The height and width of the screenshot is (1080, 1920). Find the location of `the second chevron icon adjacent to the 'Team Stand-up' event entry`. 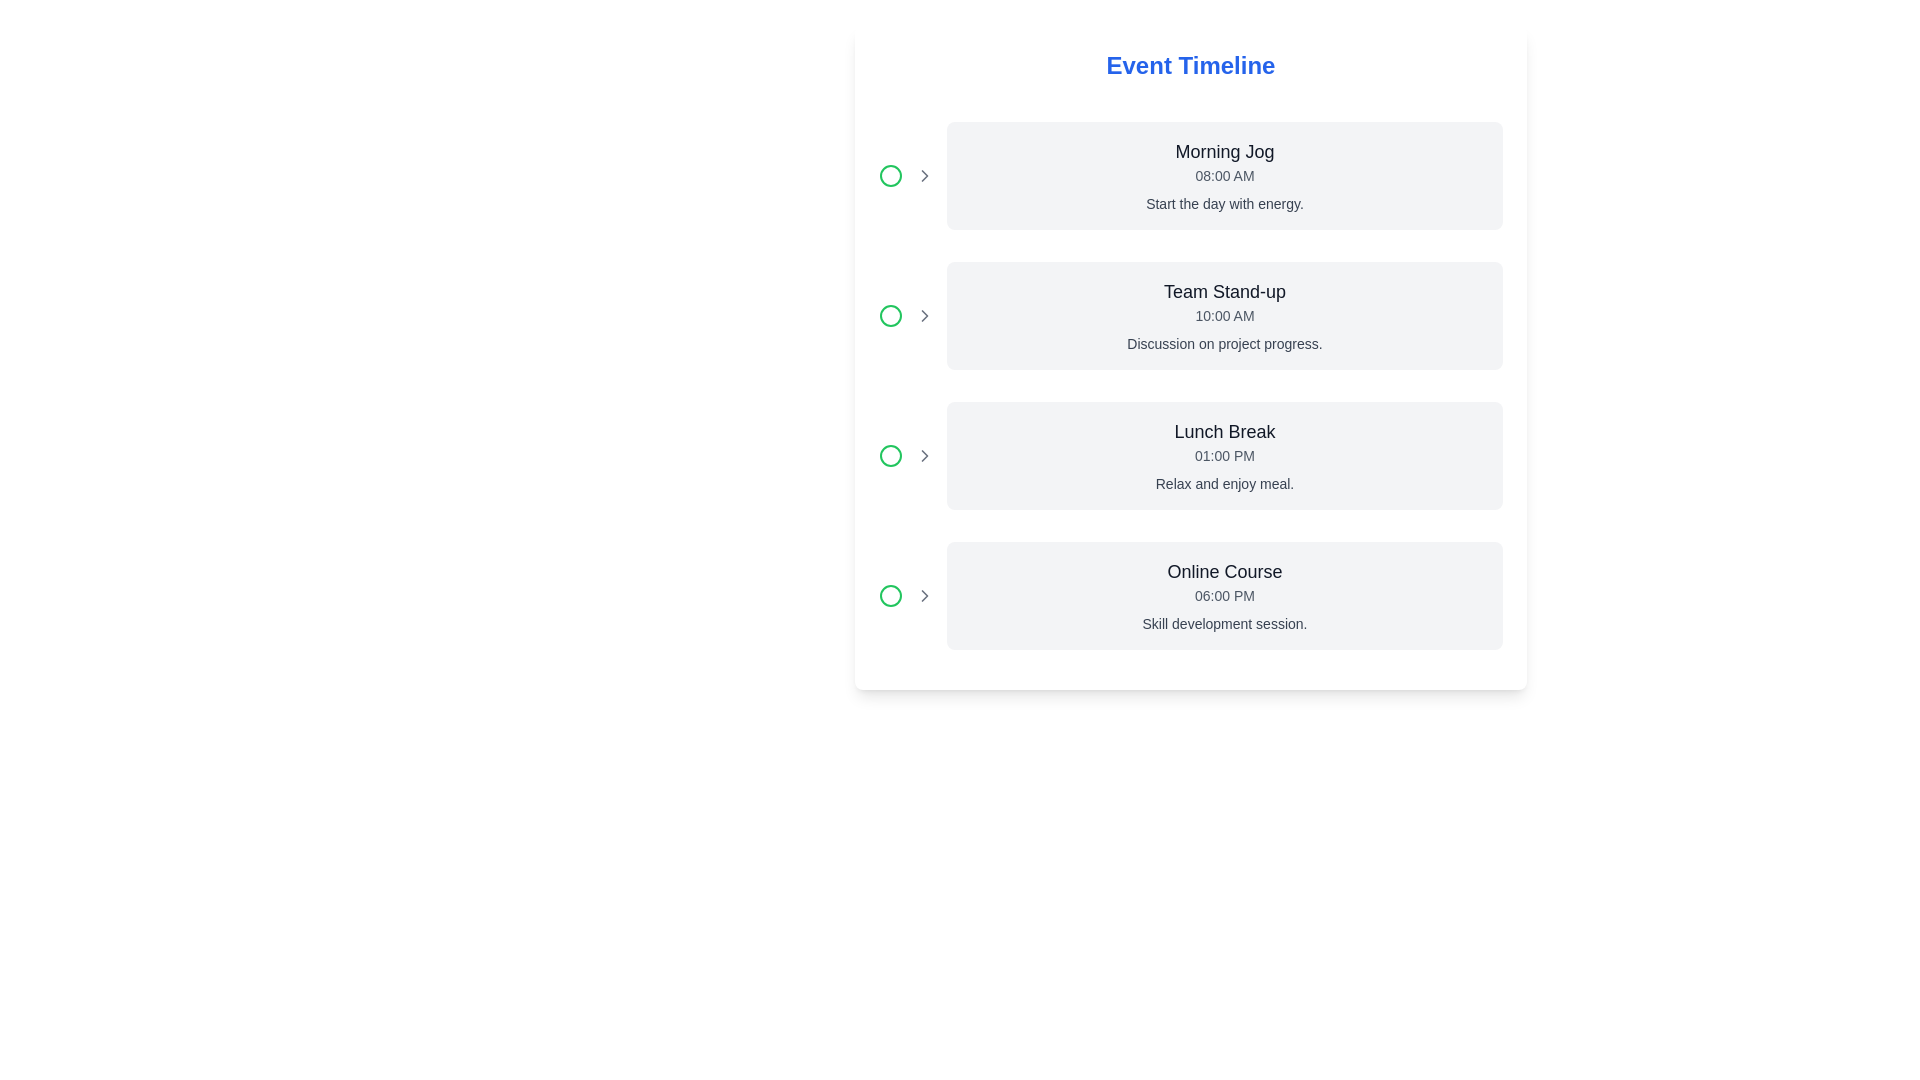

the second chevron icon adjacent to the 'Team Stand-up' event entry is located at coordinates (924, 315).